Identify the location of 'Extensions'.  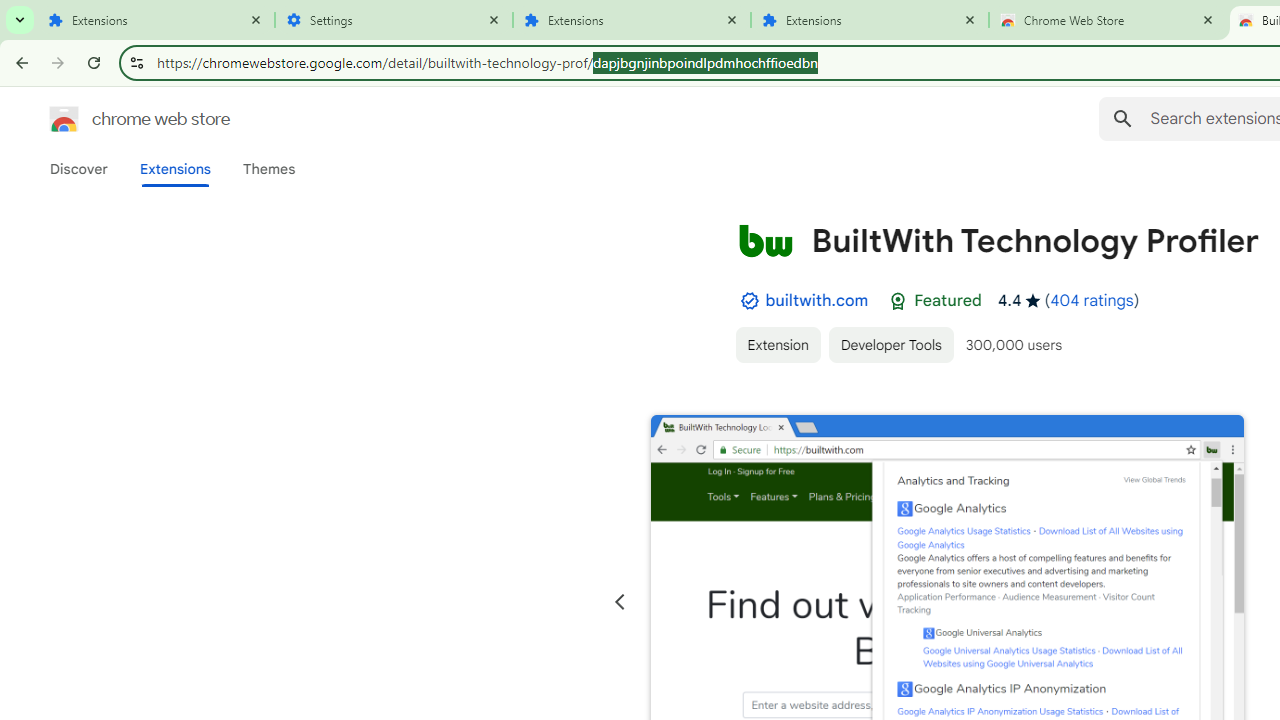
(155, 20).